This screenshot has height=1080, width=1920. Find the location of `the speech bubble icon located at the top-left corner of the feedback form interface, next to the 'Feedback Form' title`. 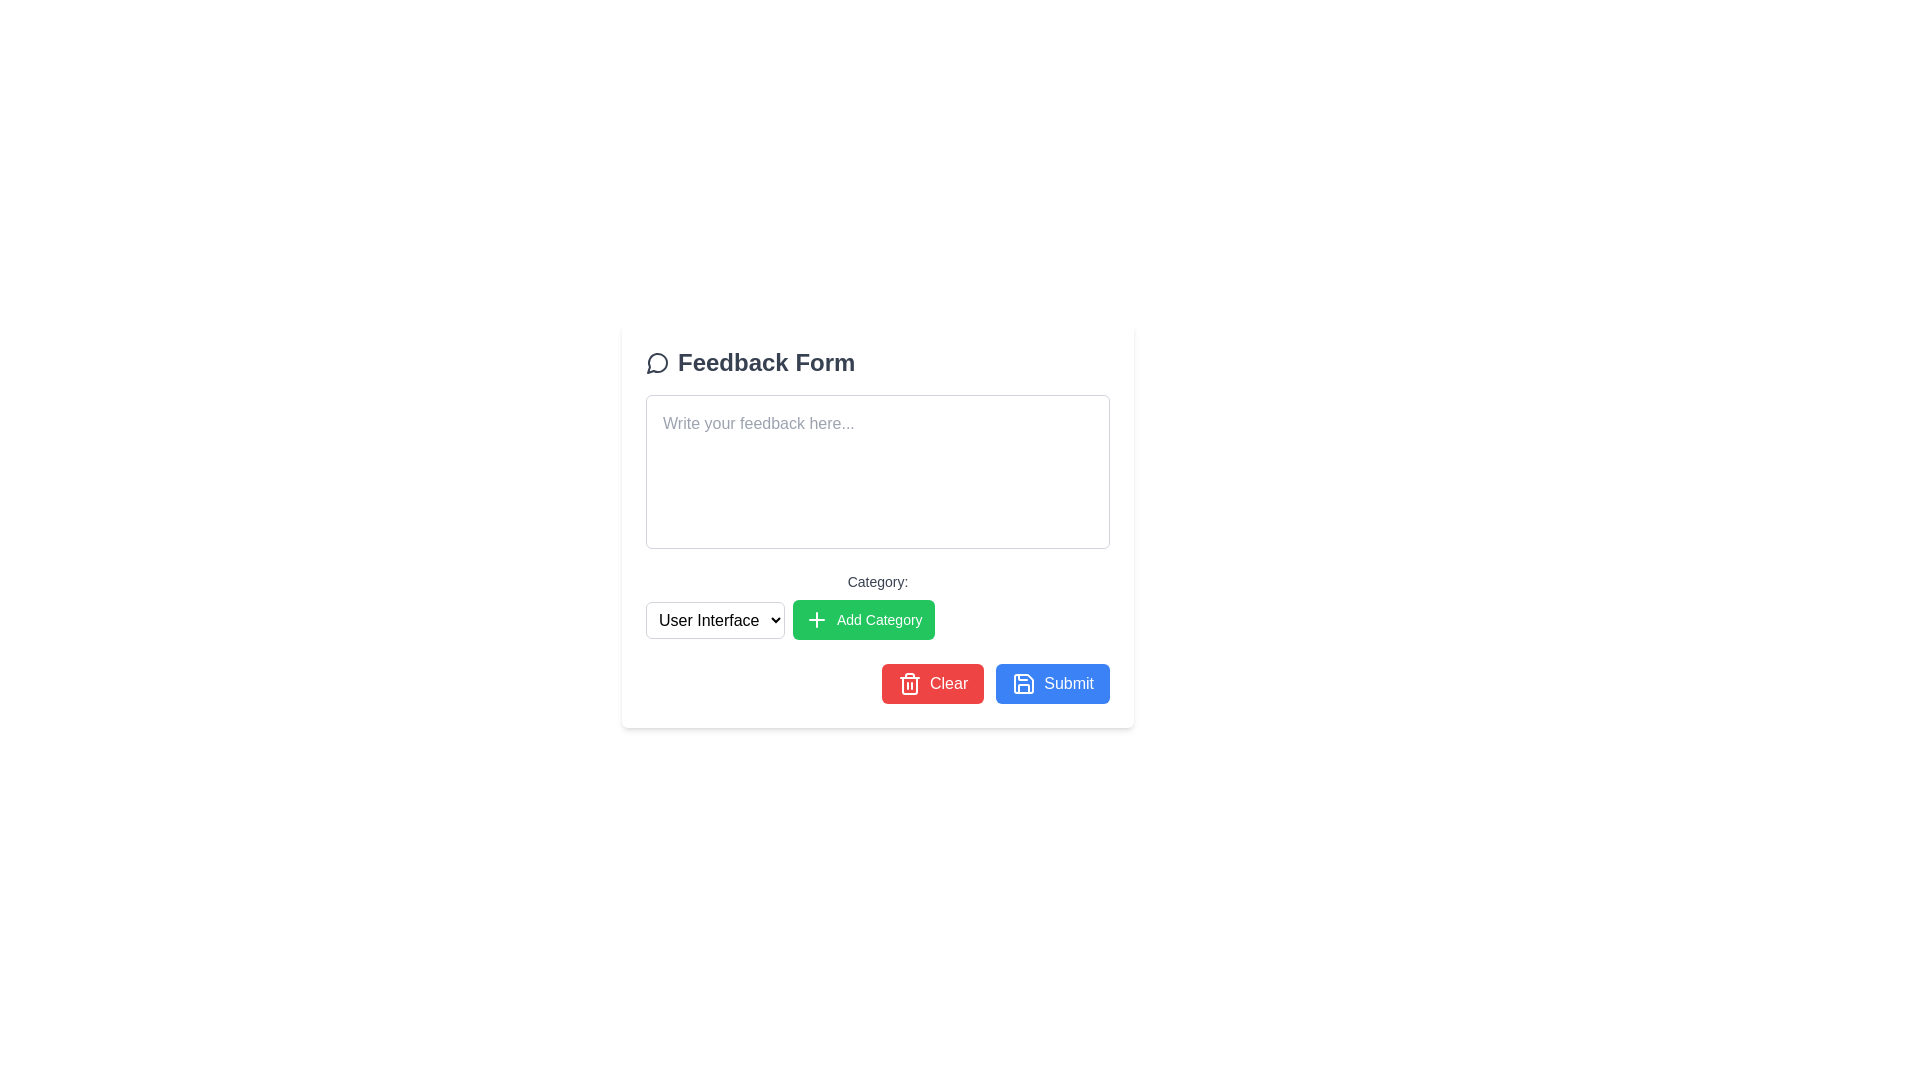

the speech bubble icon located at the top-left corner of the feedback form interface, next to the 'Feedback Form' title is located at coordinates (657, 363).